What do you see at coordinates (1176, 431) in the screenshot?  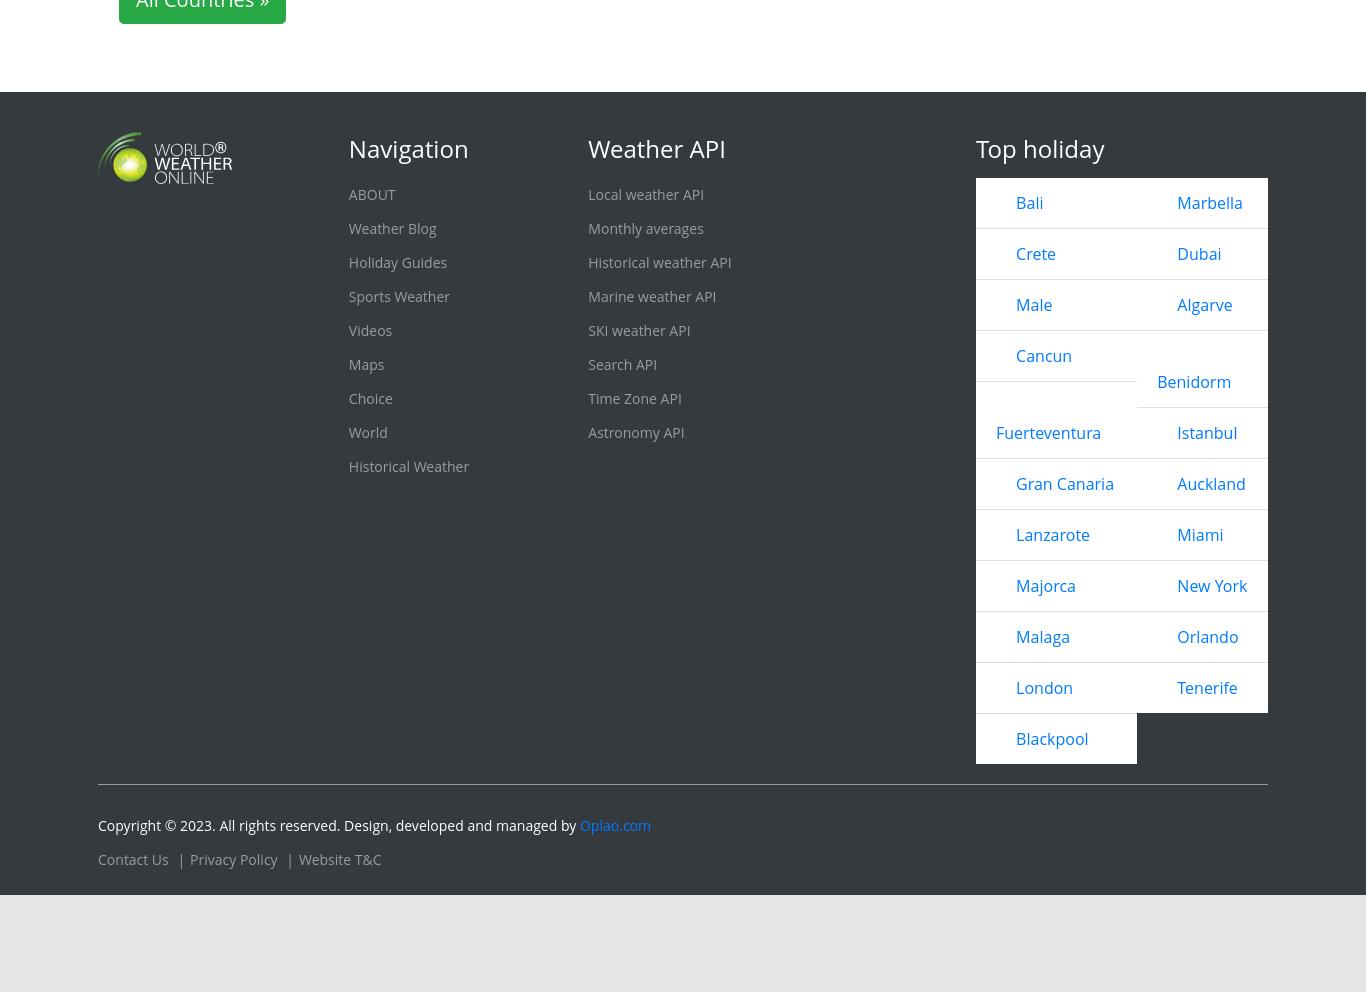 I see `'Istanbul'` at bounding box center [1176, 431].